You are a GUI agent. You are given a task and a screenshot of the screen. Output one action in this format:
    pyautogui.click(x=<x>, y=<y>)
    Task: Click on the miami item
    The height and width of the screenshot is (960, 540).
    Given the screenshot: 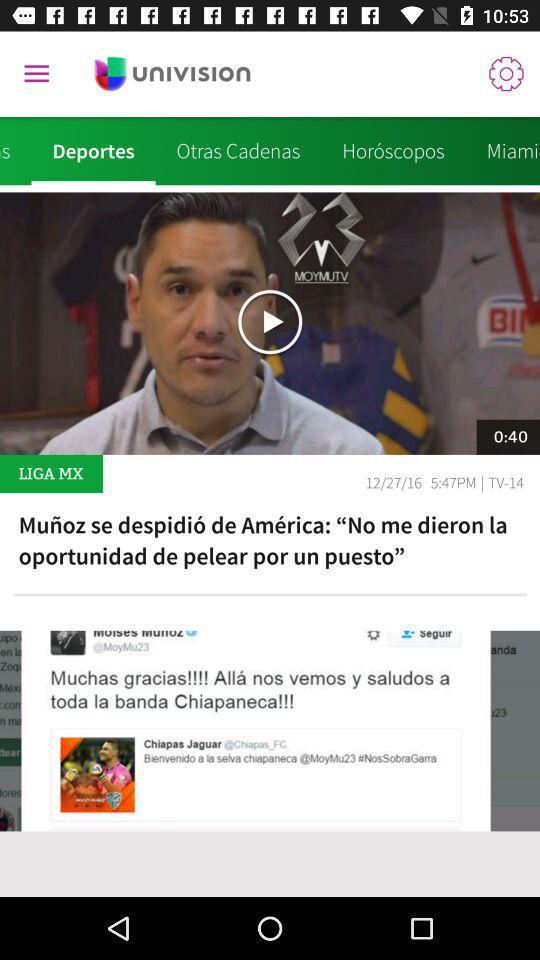 What is the action you would take?
    pyautogui.click(x=501, y=150)
    